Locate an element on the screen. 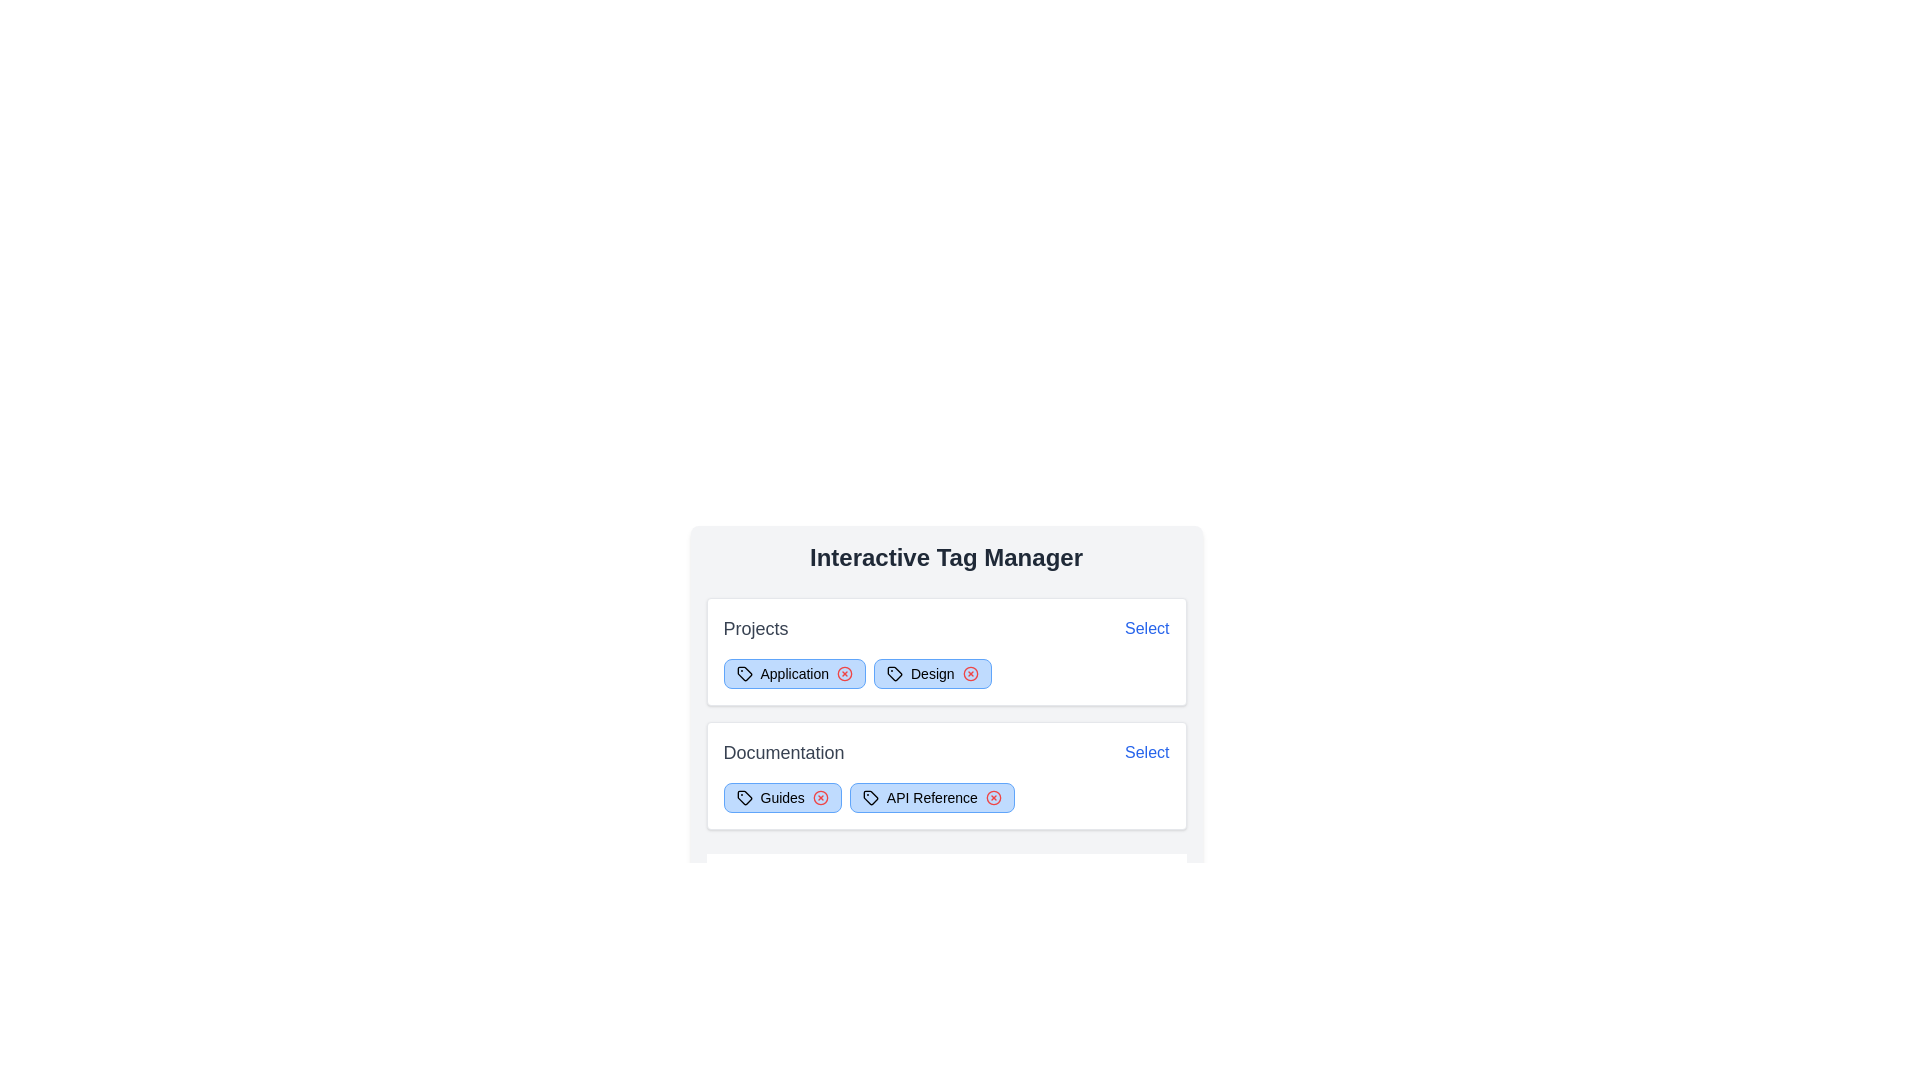 Image resolution: width=1920 pixels, height=1080 pixels. the red icon within the 'API Reference' tag is located at coordinates (945, 797).